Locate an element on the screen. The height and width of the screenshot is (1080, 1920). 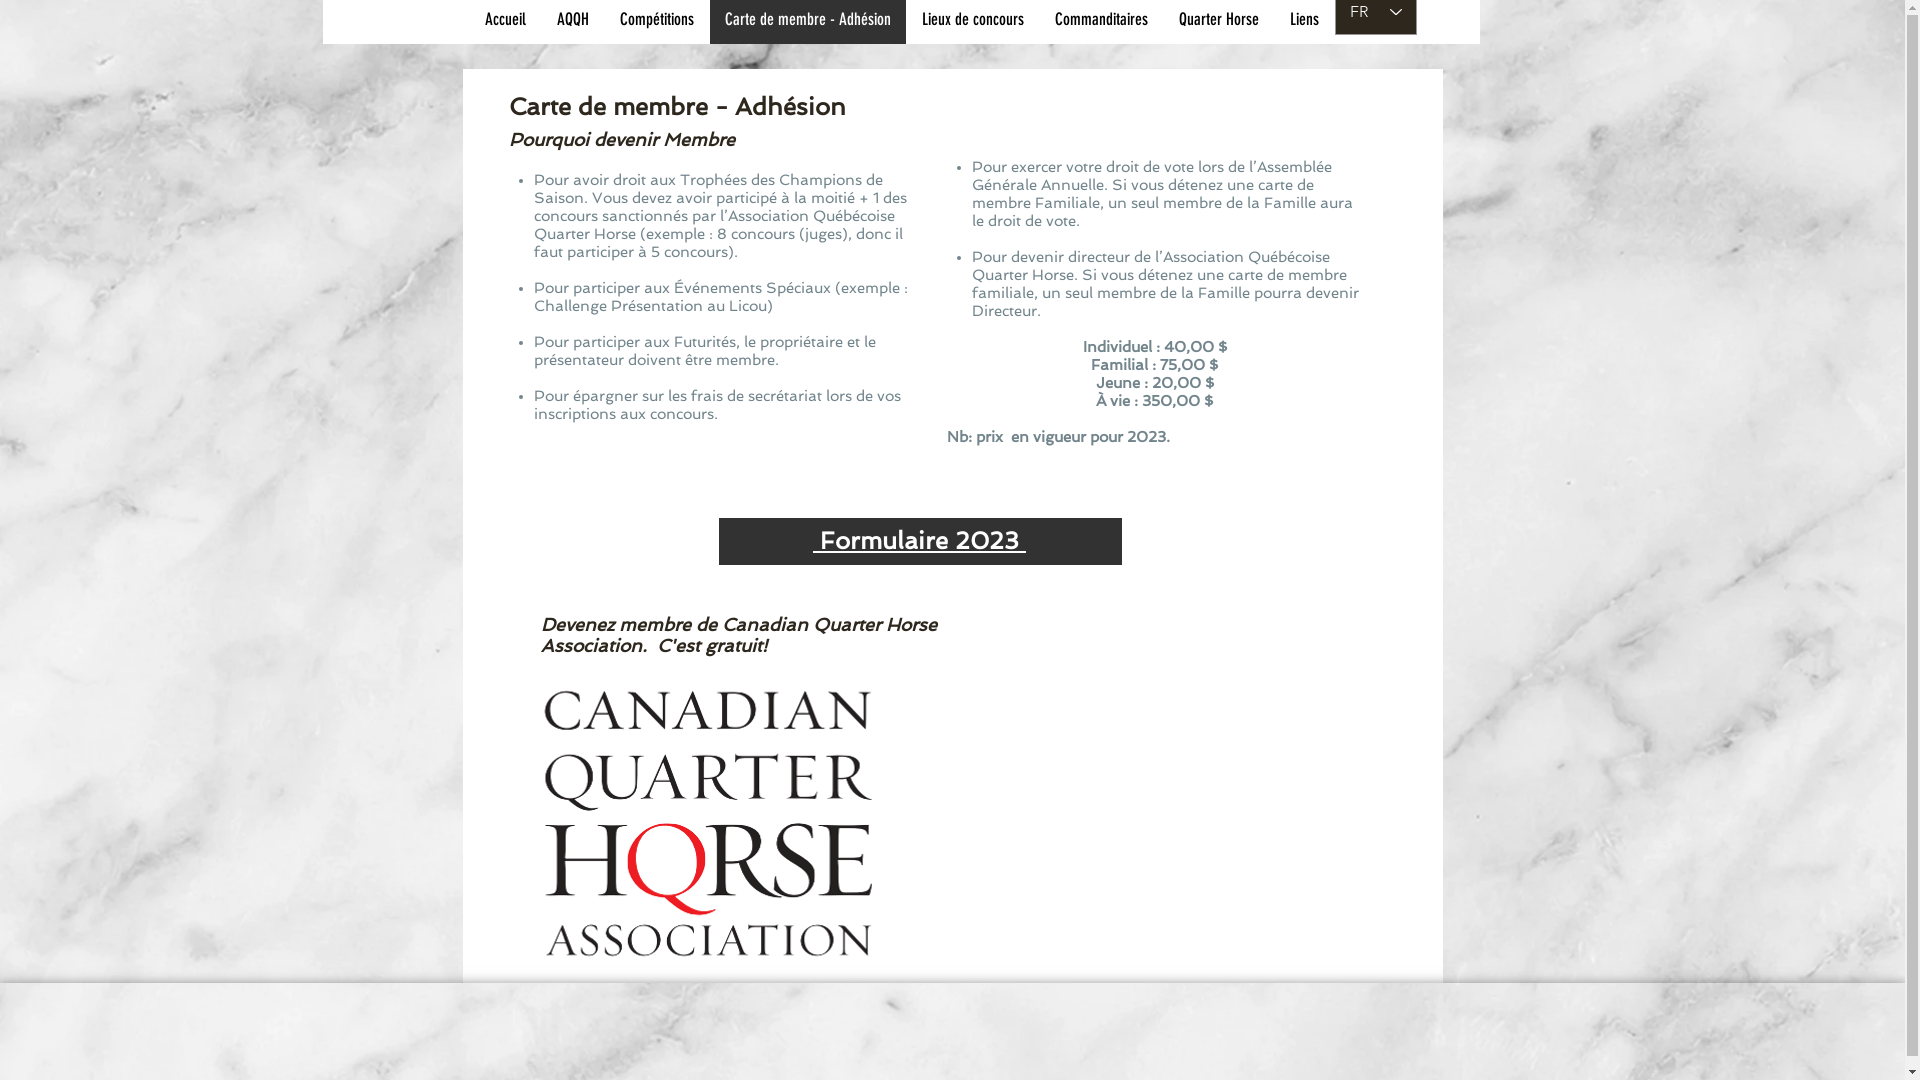
' Formulaire 2023 ' is located at coordinates (918, 540).